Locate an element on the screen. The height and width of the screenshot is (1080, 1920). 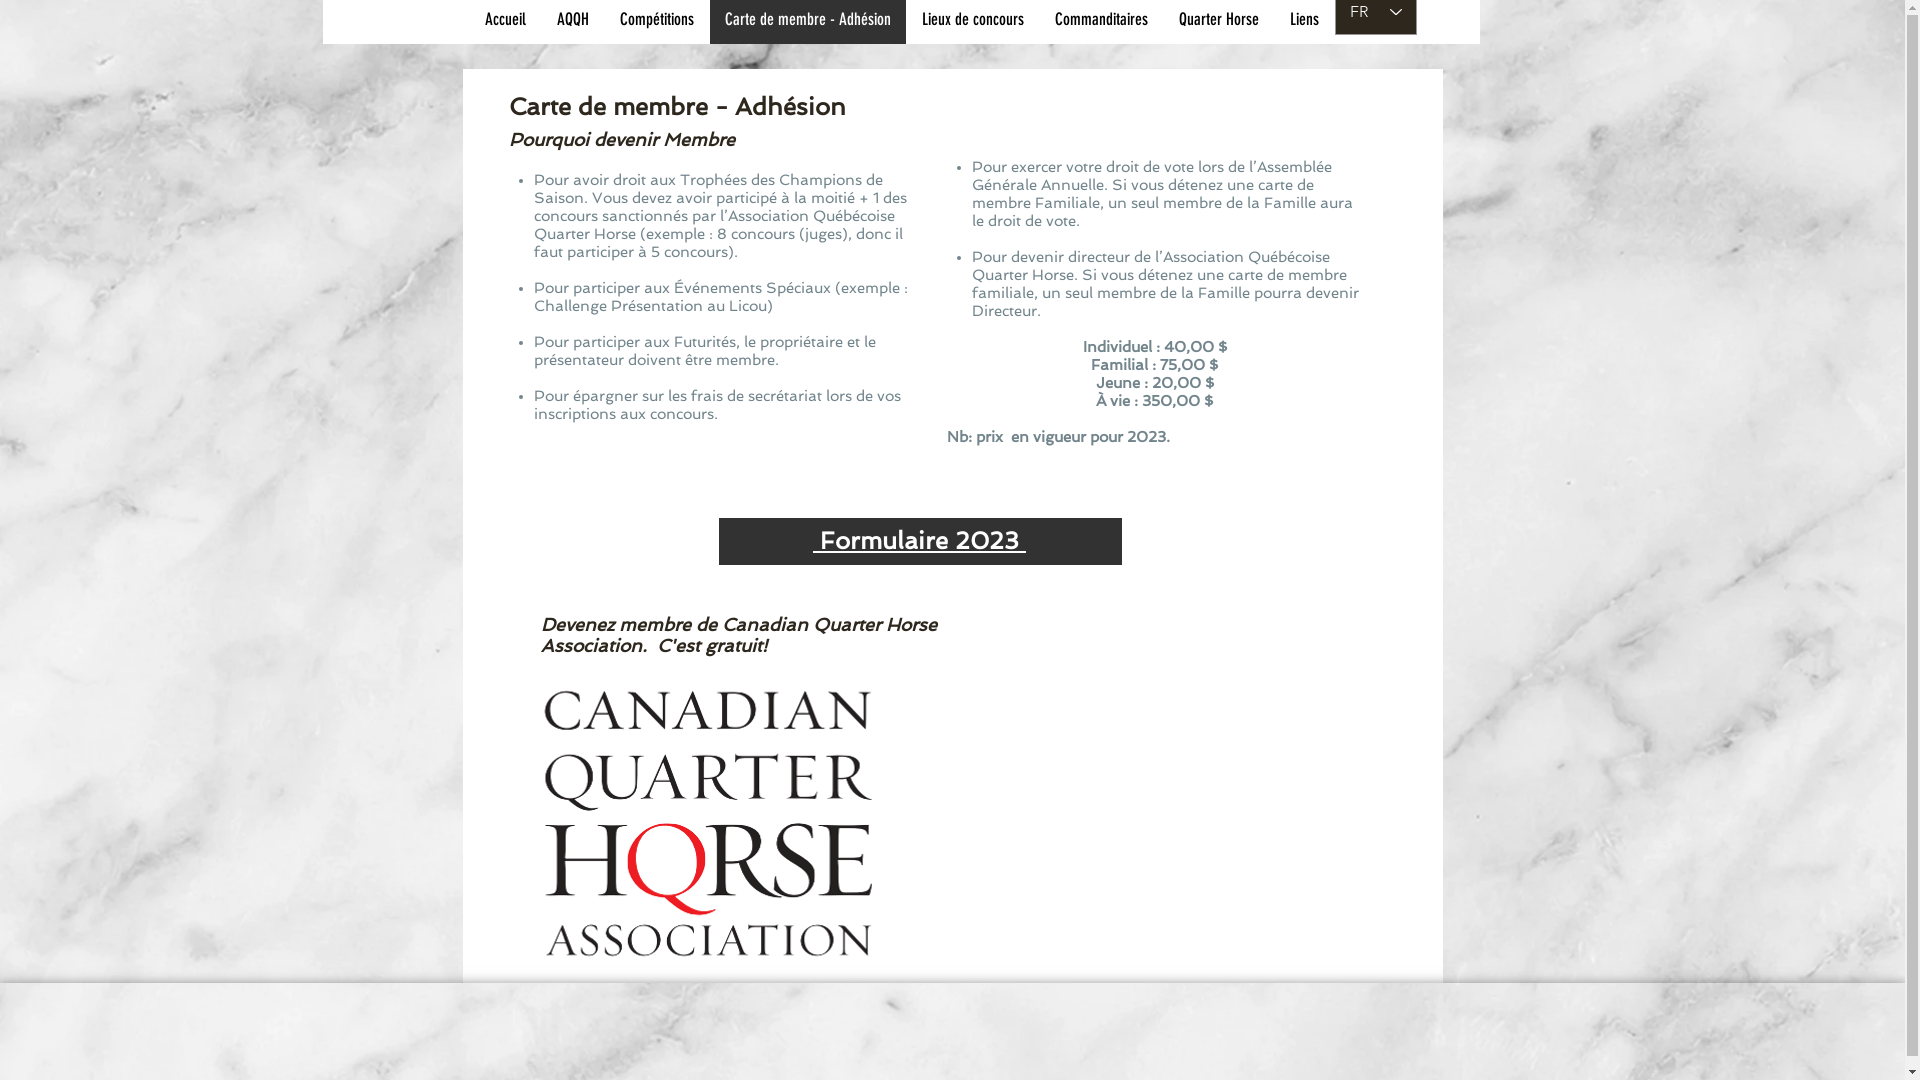
' Formulaire 2023 ' is located at coordinates (918, 540).